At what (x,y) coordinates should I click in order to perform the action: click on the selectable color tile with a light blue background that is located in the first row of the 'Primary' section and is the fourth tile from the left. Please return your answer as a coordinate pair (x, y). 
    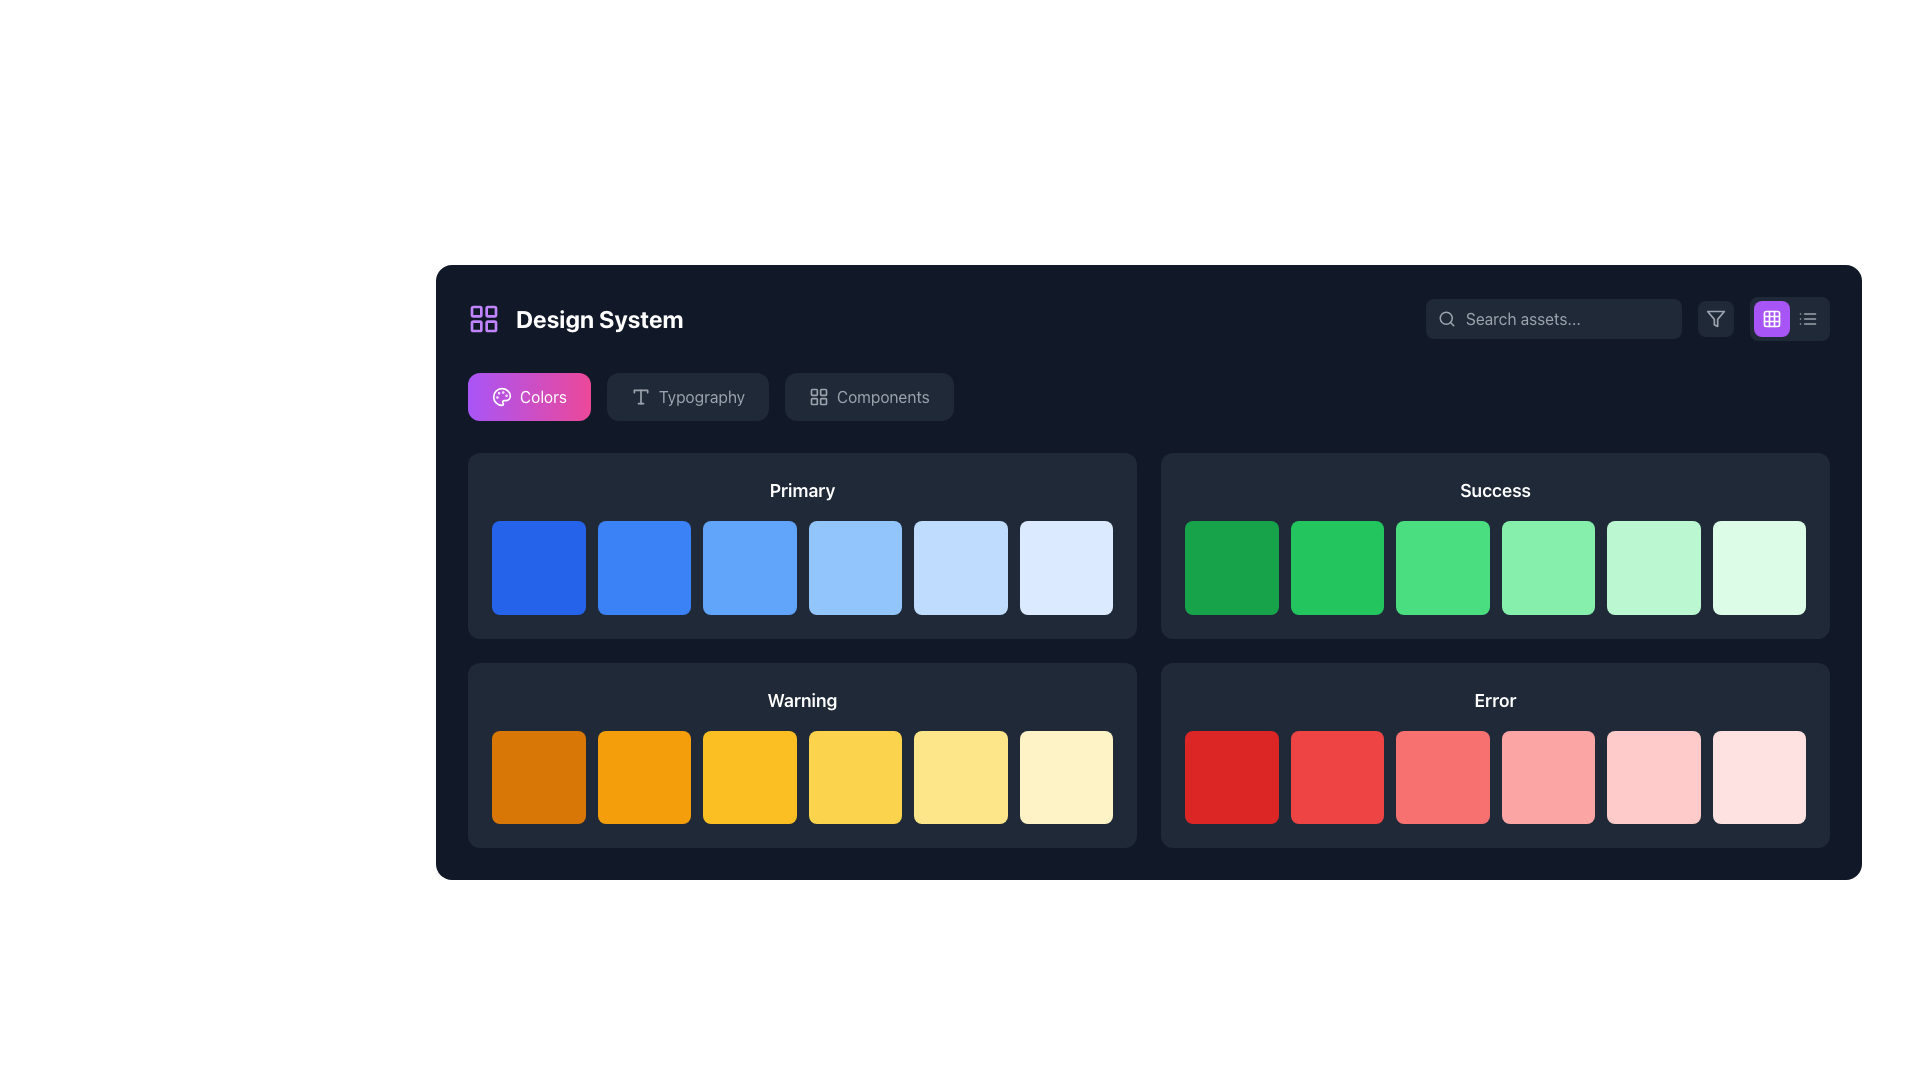
    Looking at the image, I should click on (855, 567).